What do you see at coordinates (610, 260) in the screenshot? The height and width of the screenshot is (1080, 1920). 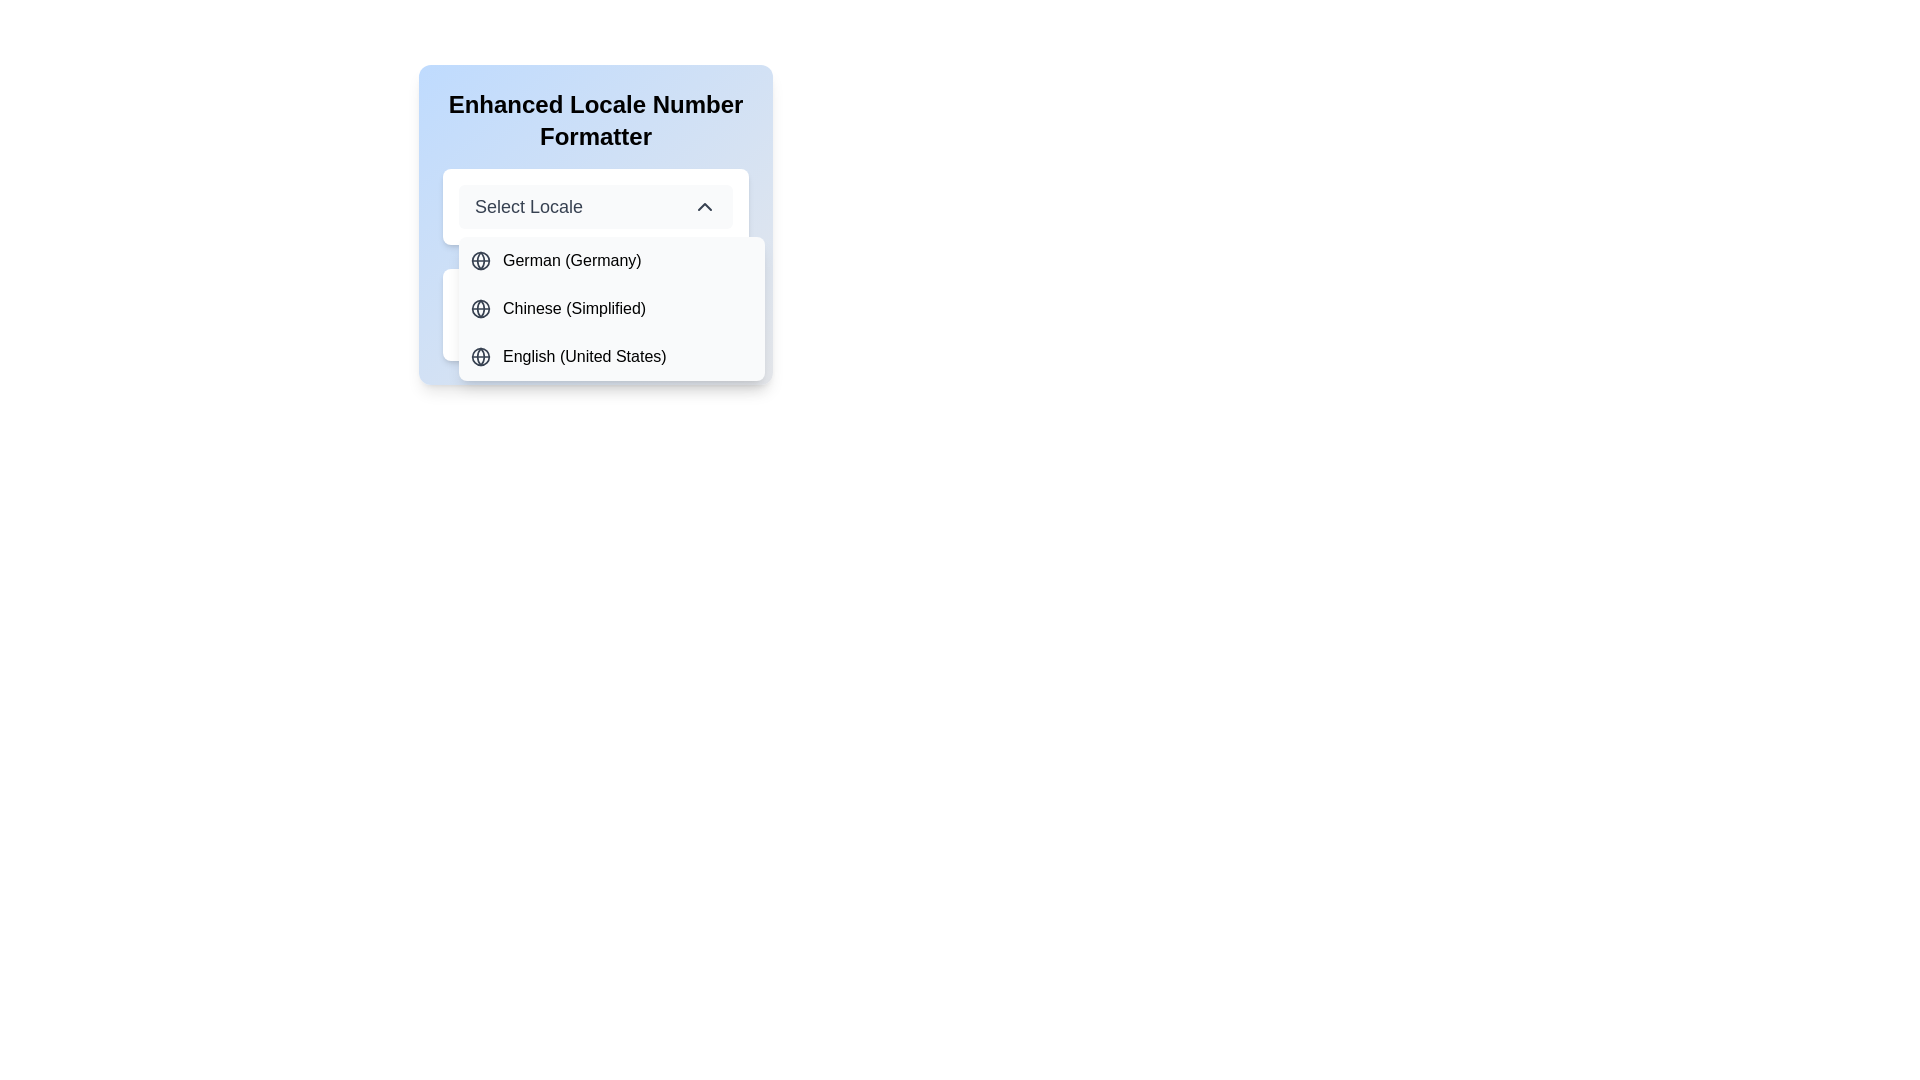 I see `the list item labeled 'German (Germany)' in the dropdown list` at bounding box center [610, 260].